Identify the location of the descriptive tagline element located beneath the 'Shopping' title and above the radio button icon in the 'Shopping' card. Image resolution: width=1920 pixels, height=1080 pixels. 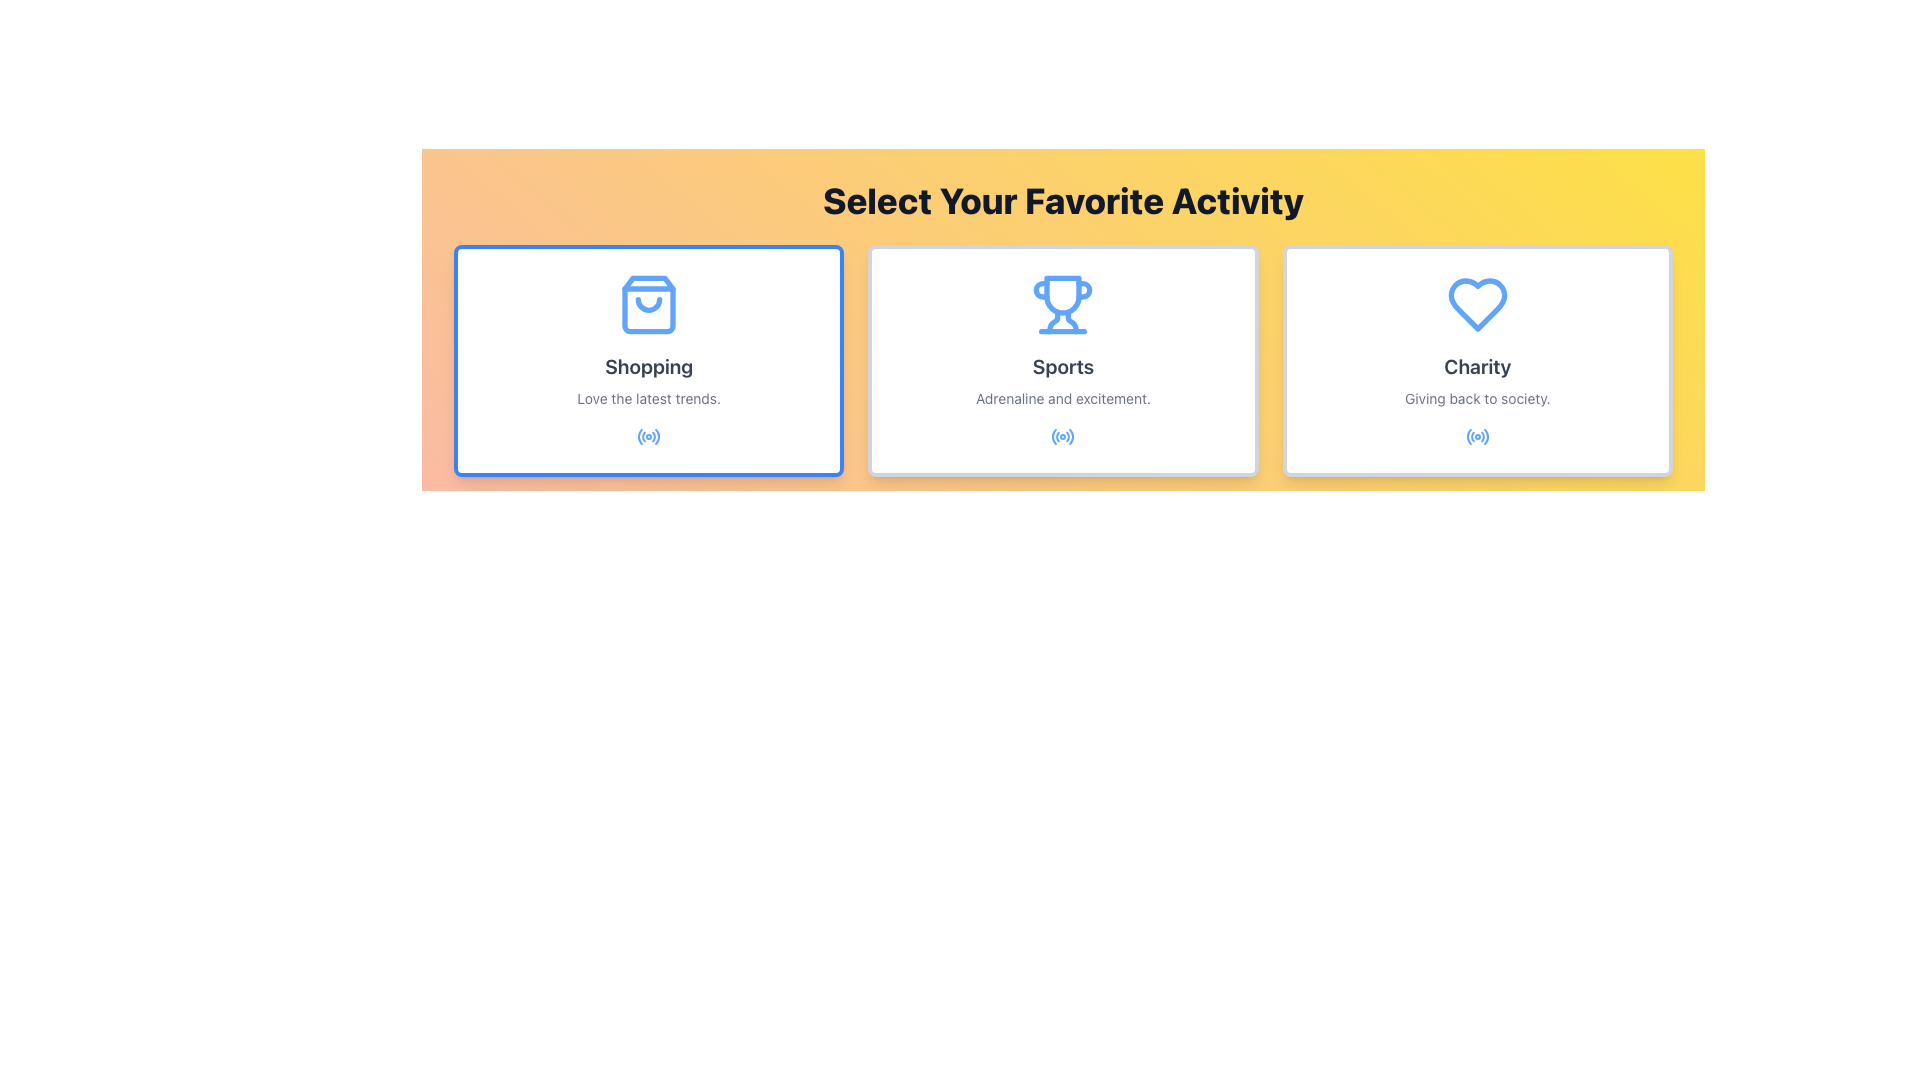
(649, 398).